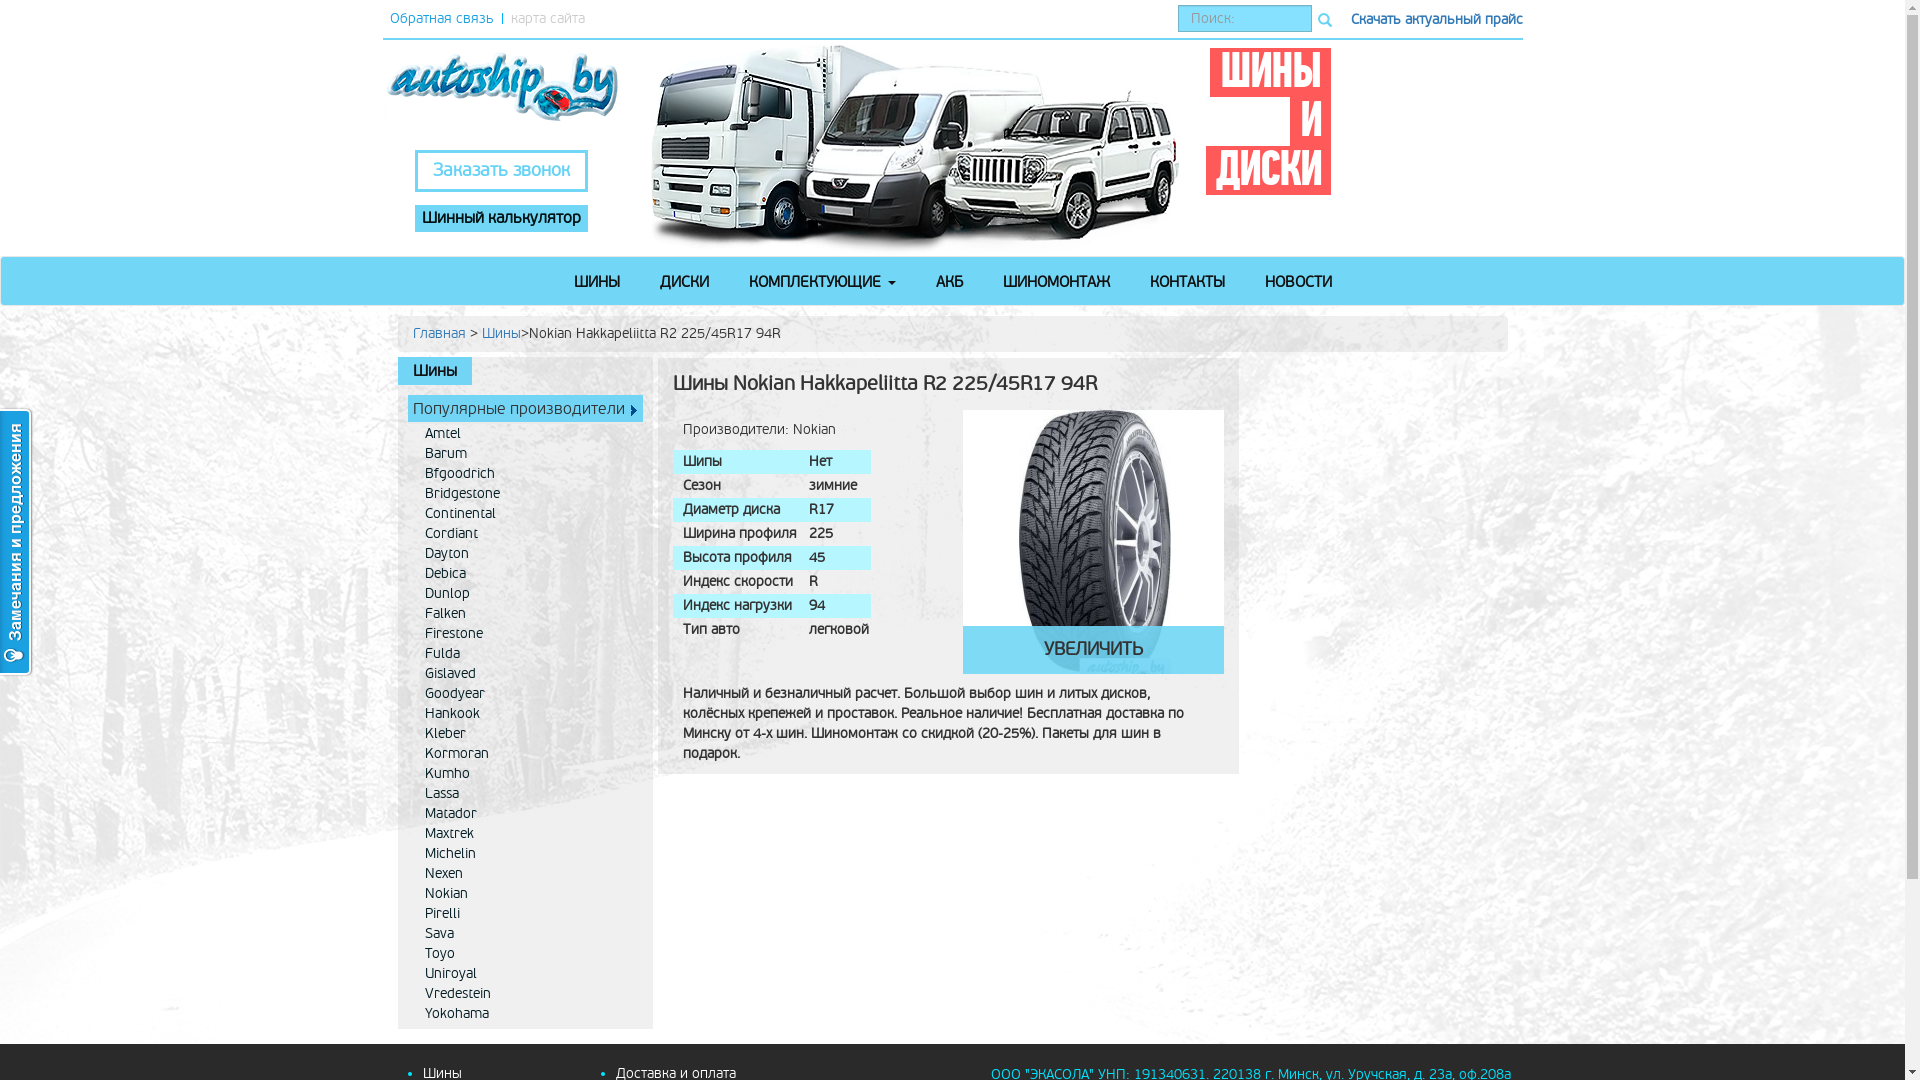  Describe the element at coordinates (528, 753) in the screenshot. I see `'Kormoran'` at that location.